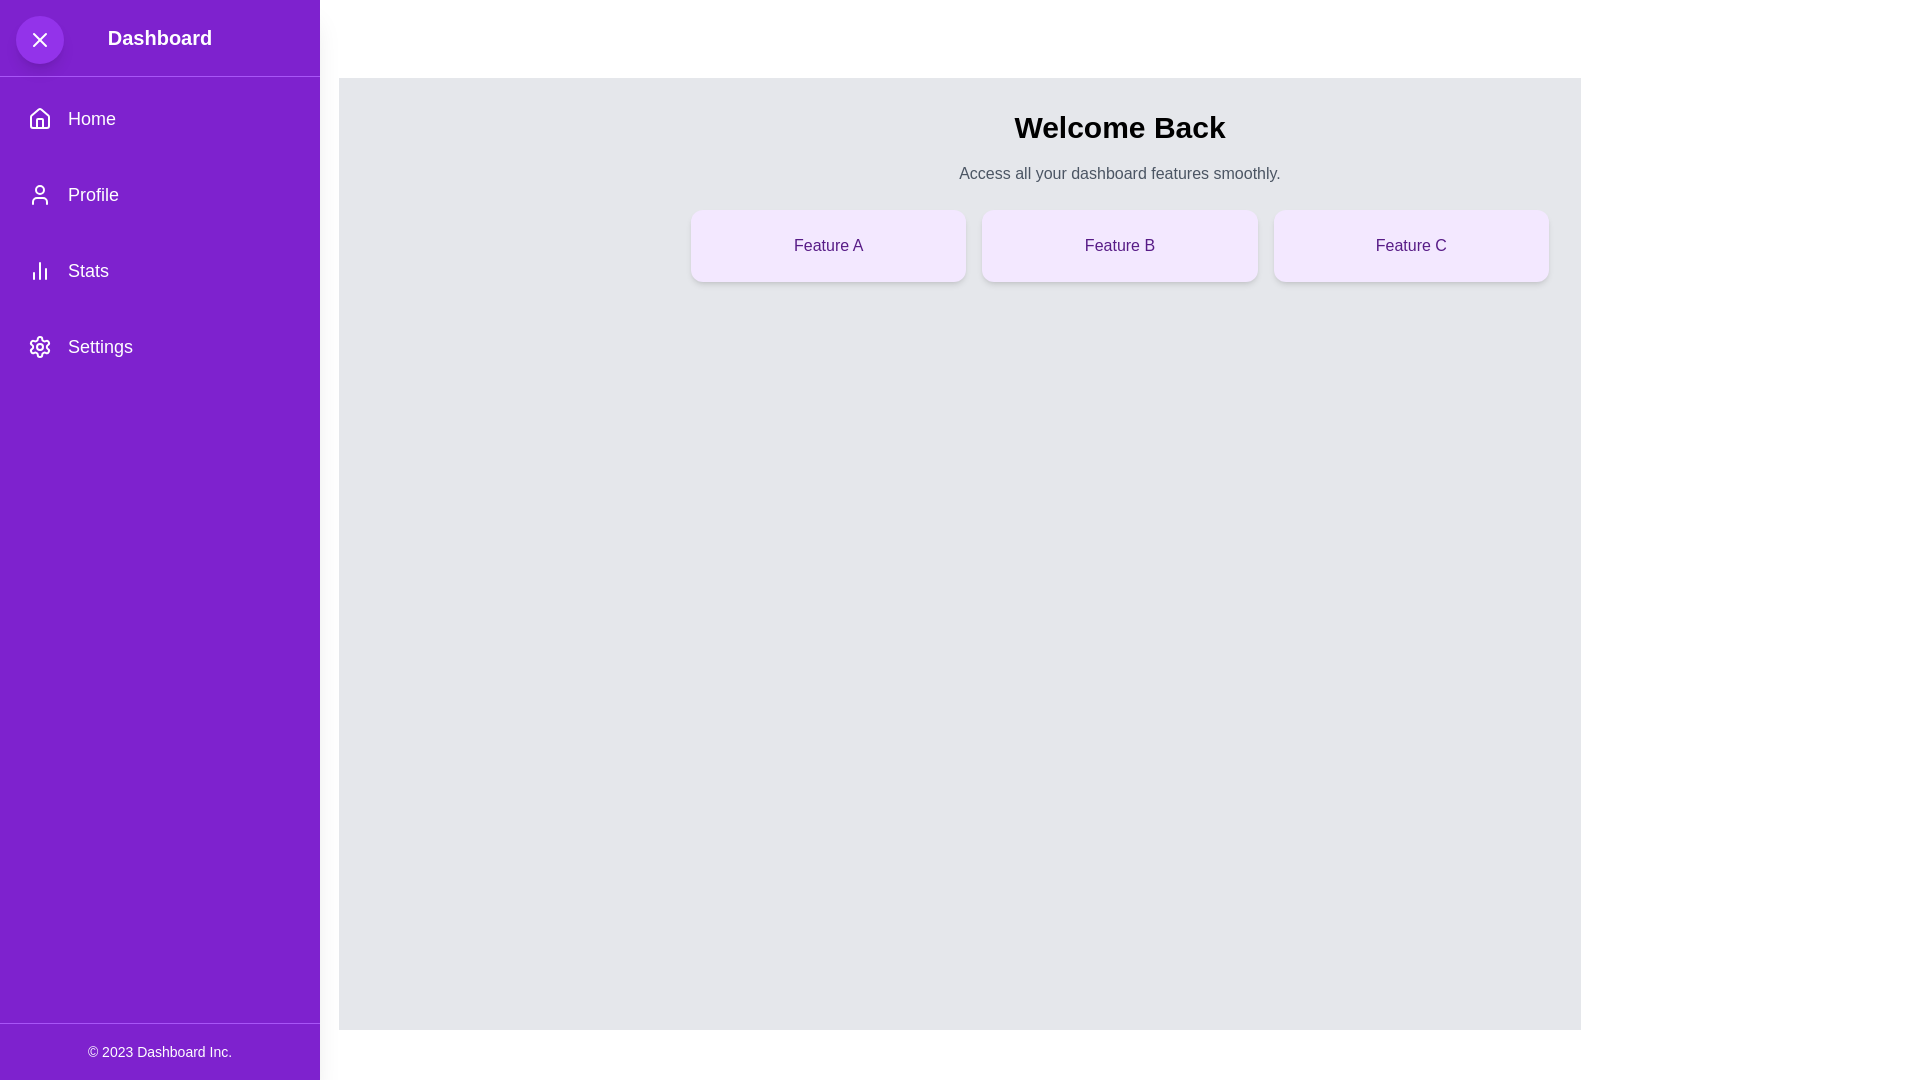 This screenshot has width=1920, height=1080. What do you see at coordinates (72, 119) in the screenshot?
I see `the 'Home' button located in the left sidebar, which features a house icon and is styled with rounded corners` at bounding box center [72, 119].